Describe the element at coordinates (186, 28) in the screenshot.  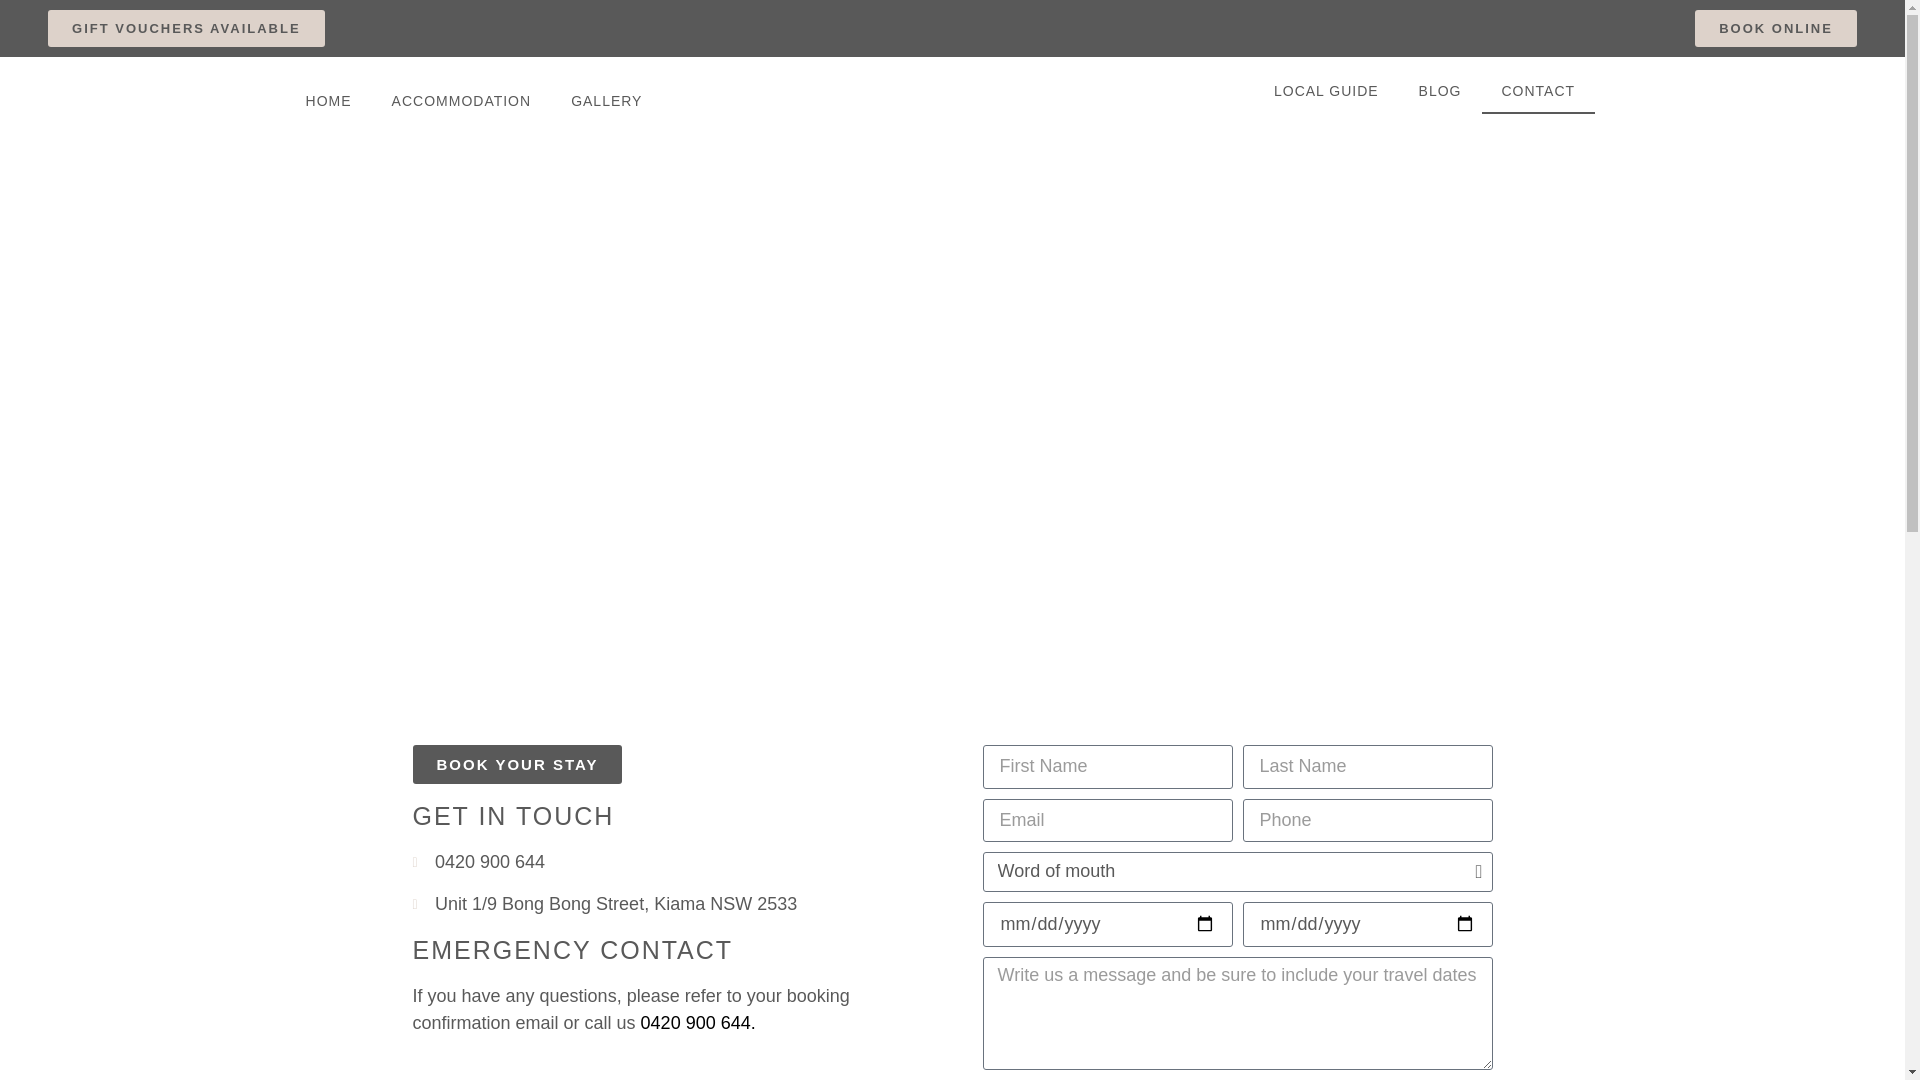
I see `'GIFT VOUCHERS AVAILABLE'` at that location.